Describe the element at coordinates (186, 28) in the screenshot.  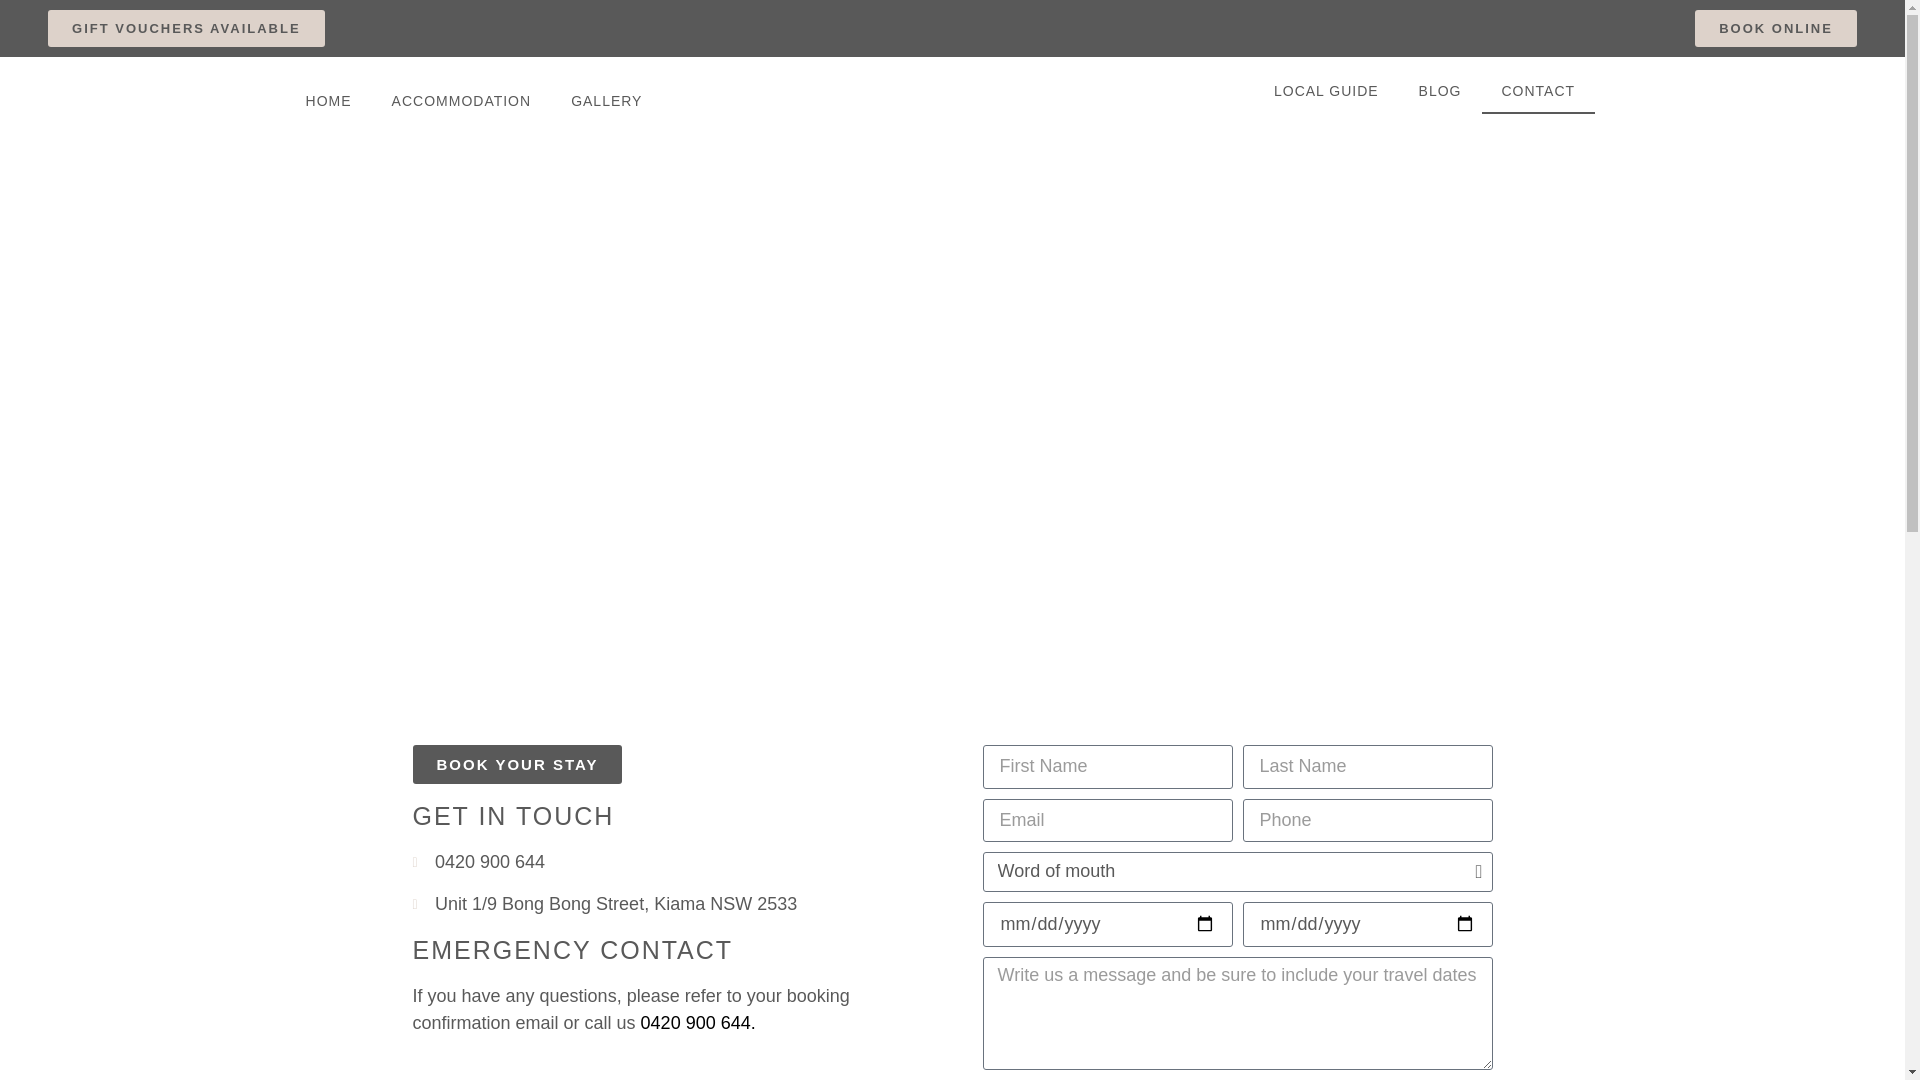
I see `'GIFT VOUCHERS AVAILABLE'` at that location.